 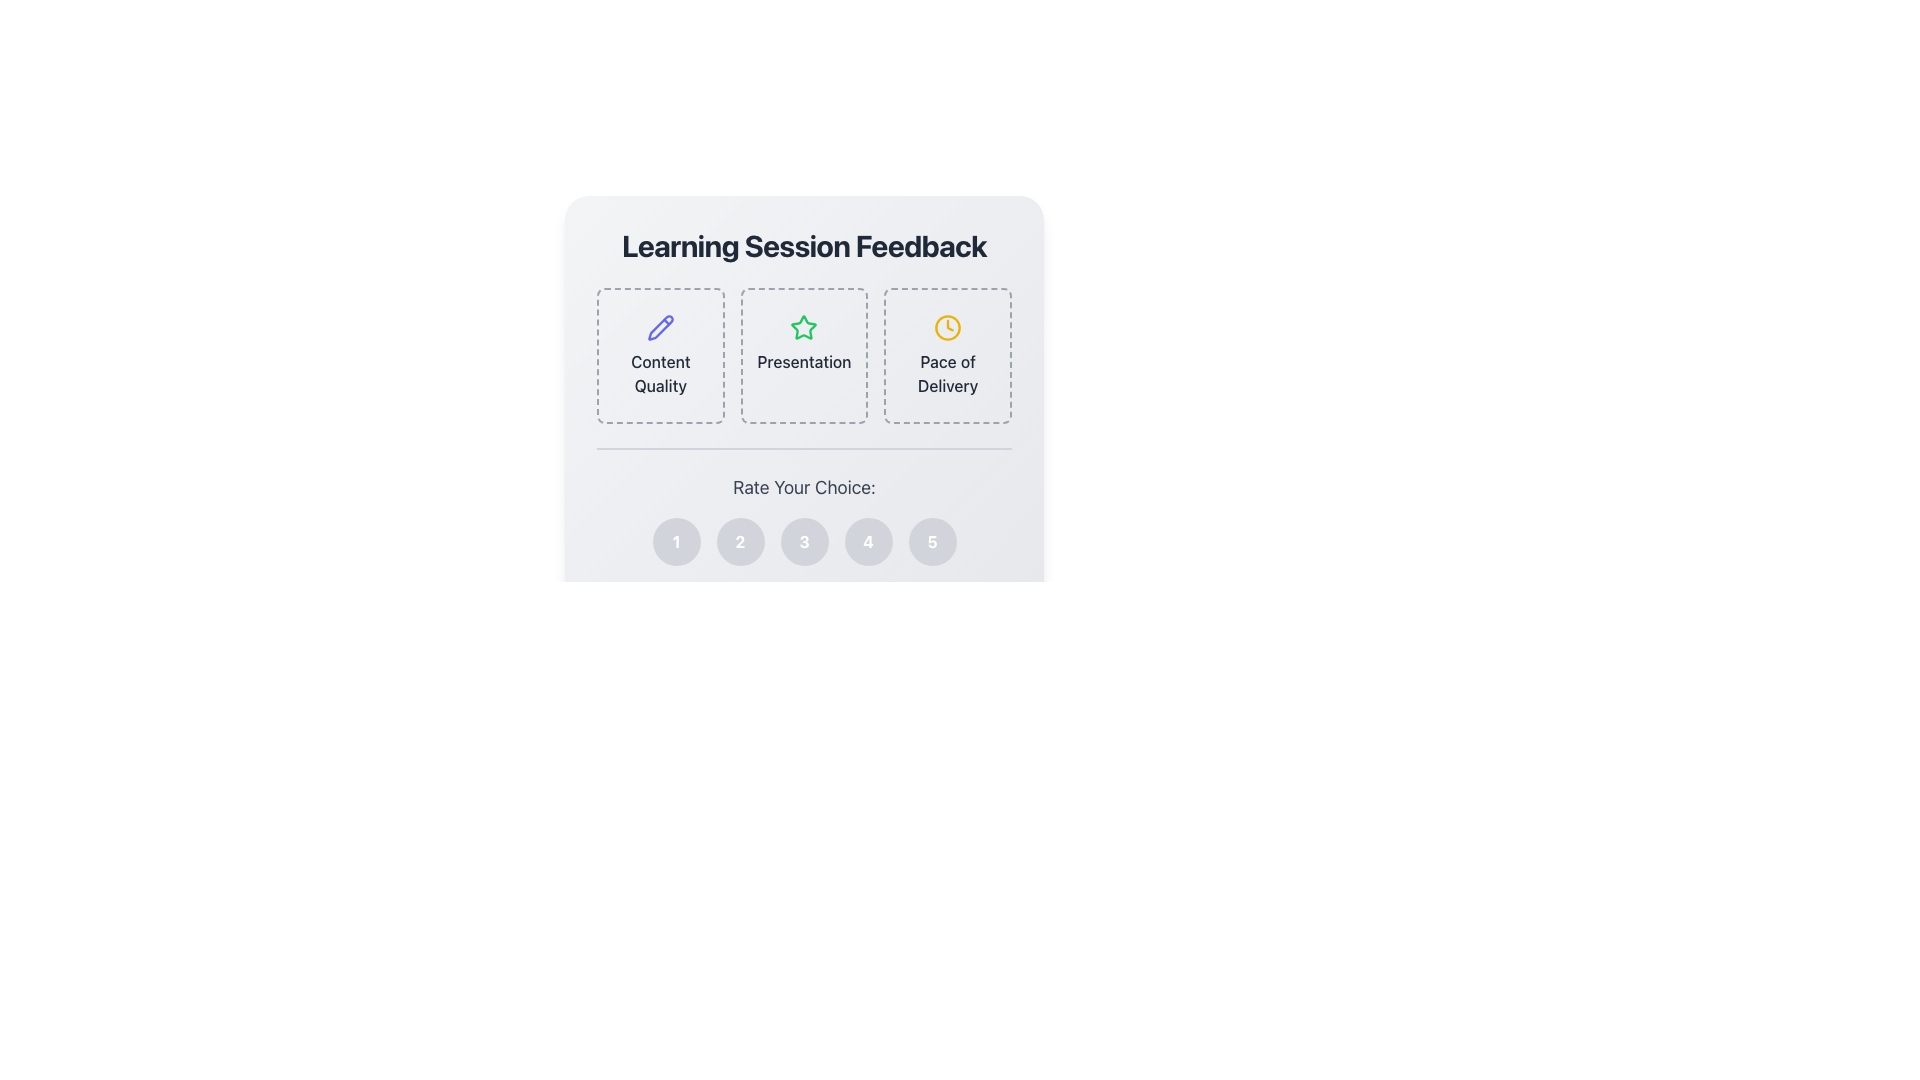 I want to click on the third radio button labeled '3' in the feedback interface, so click(x=804, y=542).